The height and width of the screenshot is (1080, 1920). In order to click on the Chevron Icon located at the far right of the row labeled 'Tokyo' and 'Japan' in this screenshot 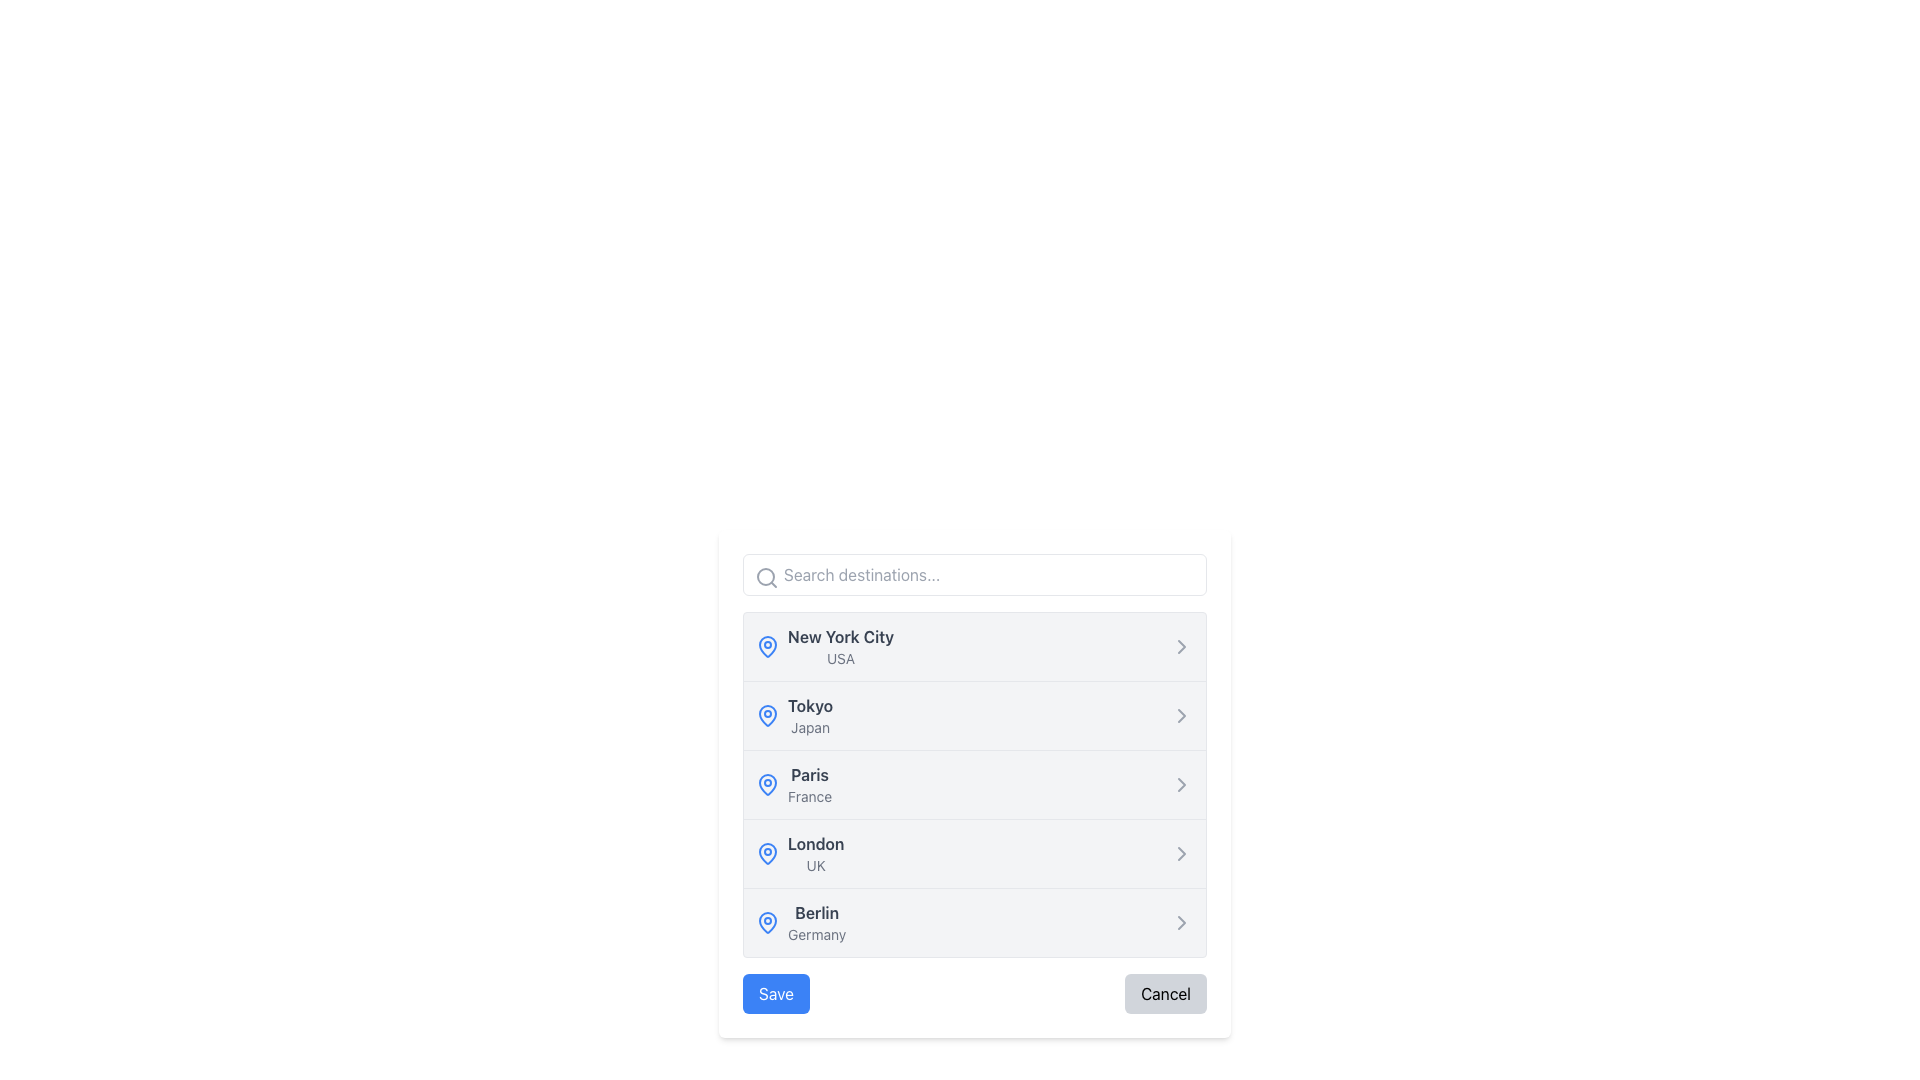, I will do `click(1181, 715)`.